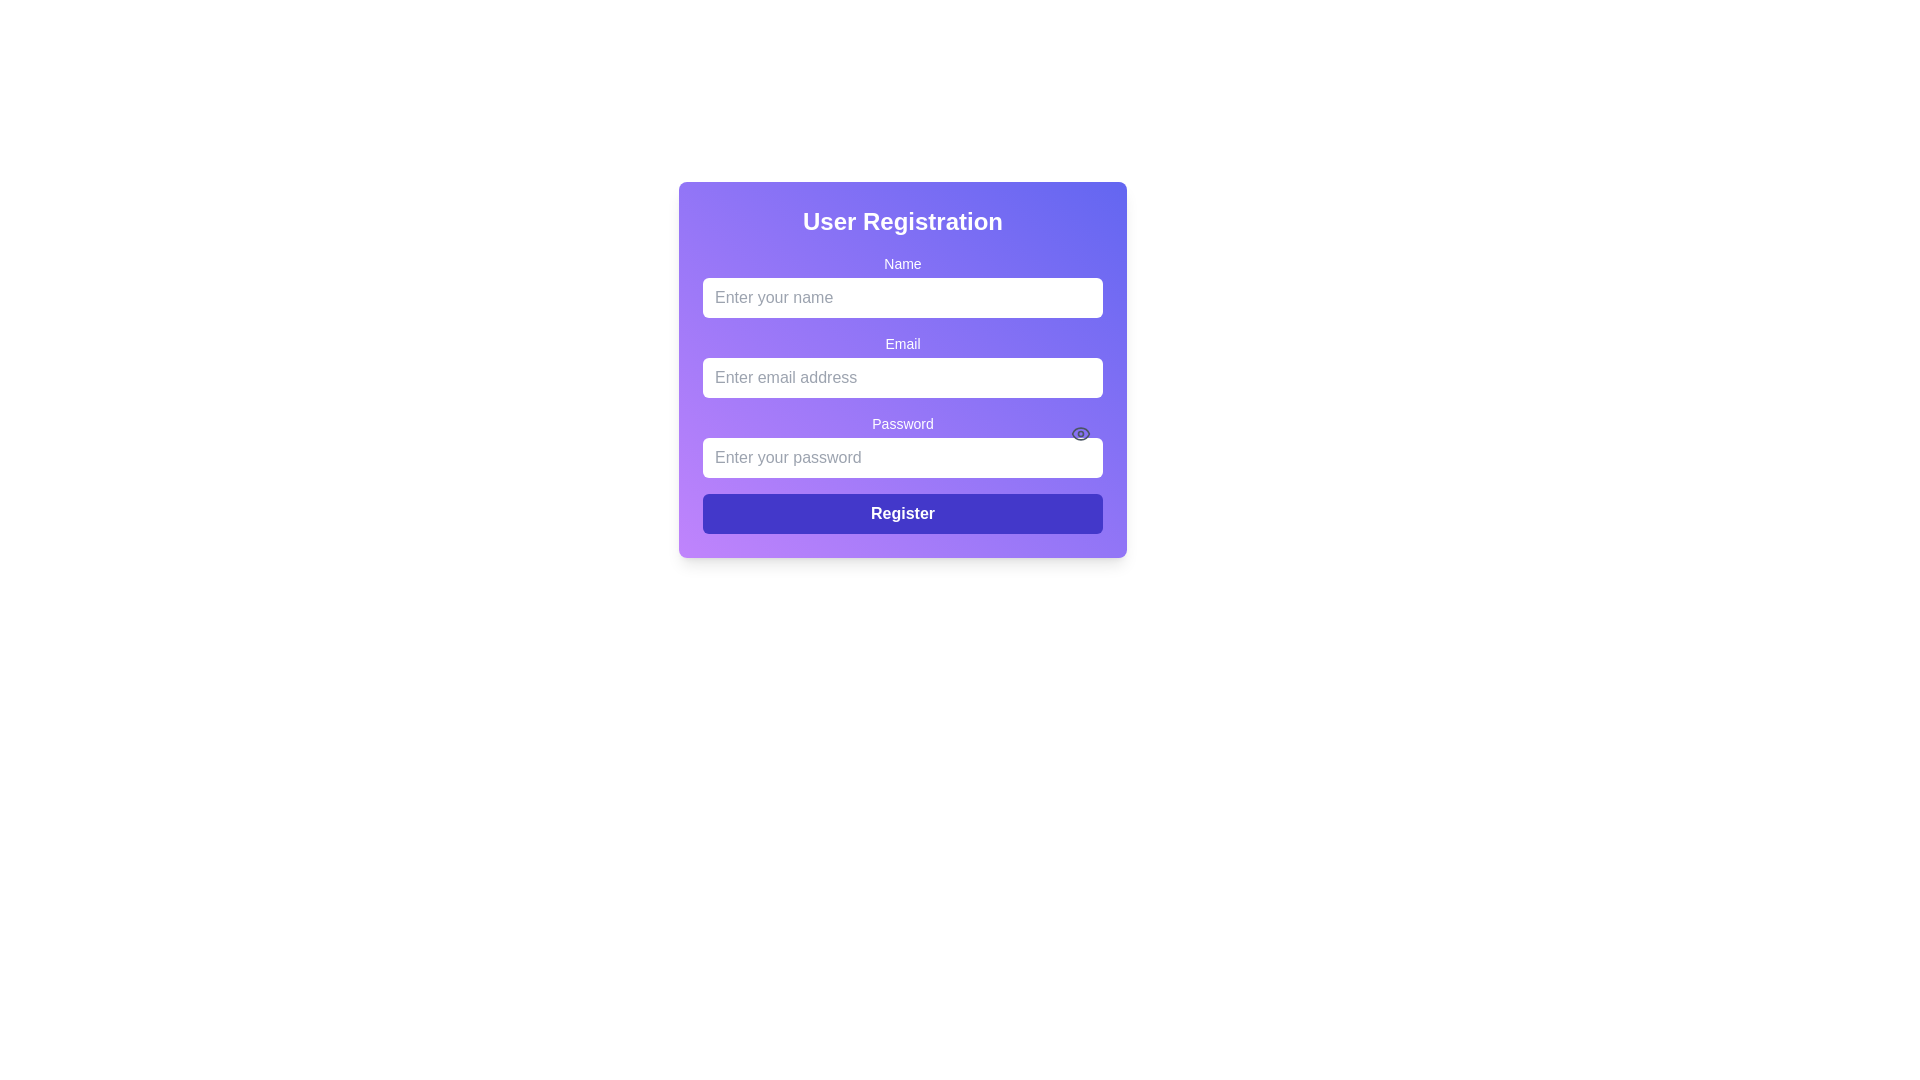 The height and width of the screenshot is (1080, 1920). Describe the element at coordinates (901, 512) in the screenshot. I see `the purple 'Register' button with rounded edges` at that location.